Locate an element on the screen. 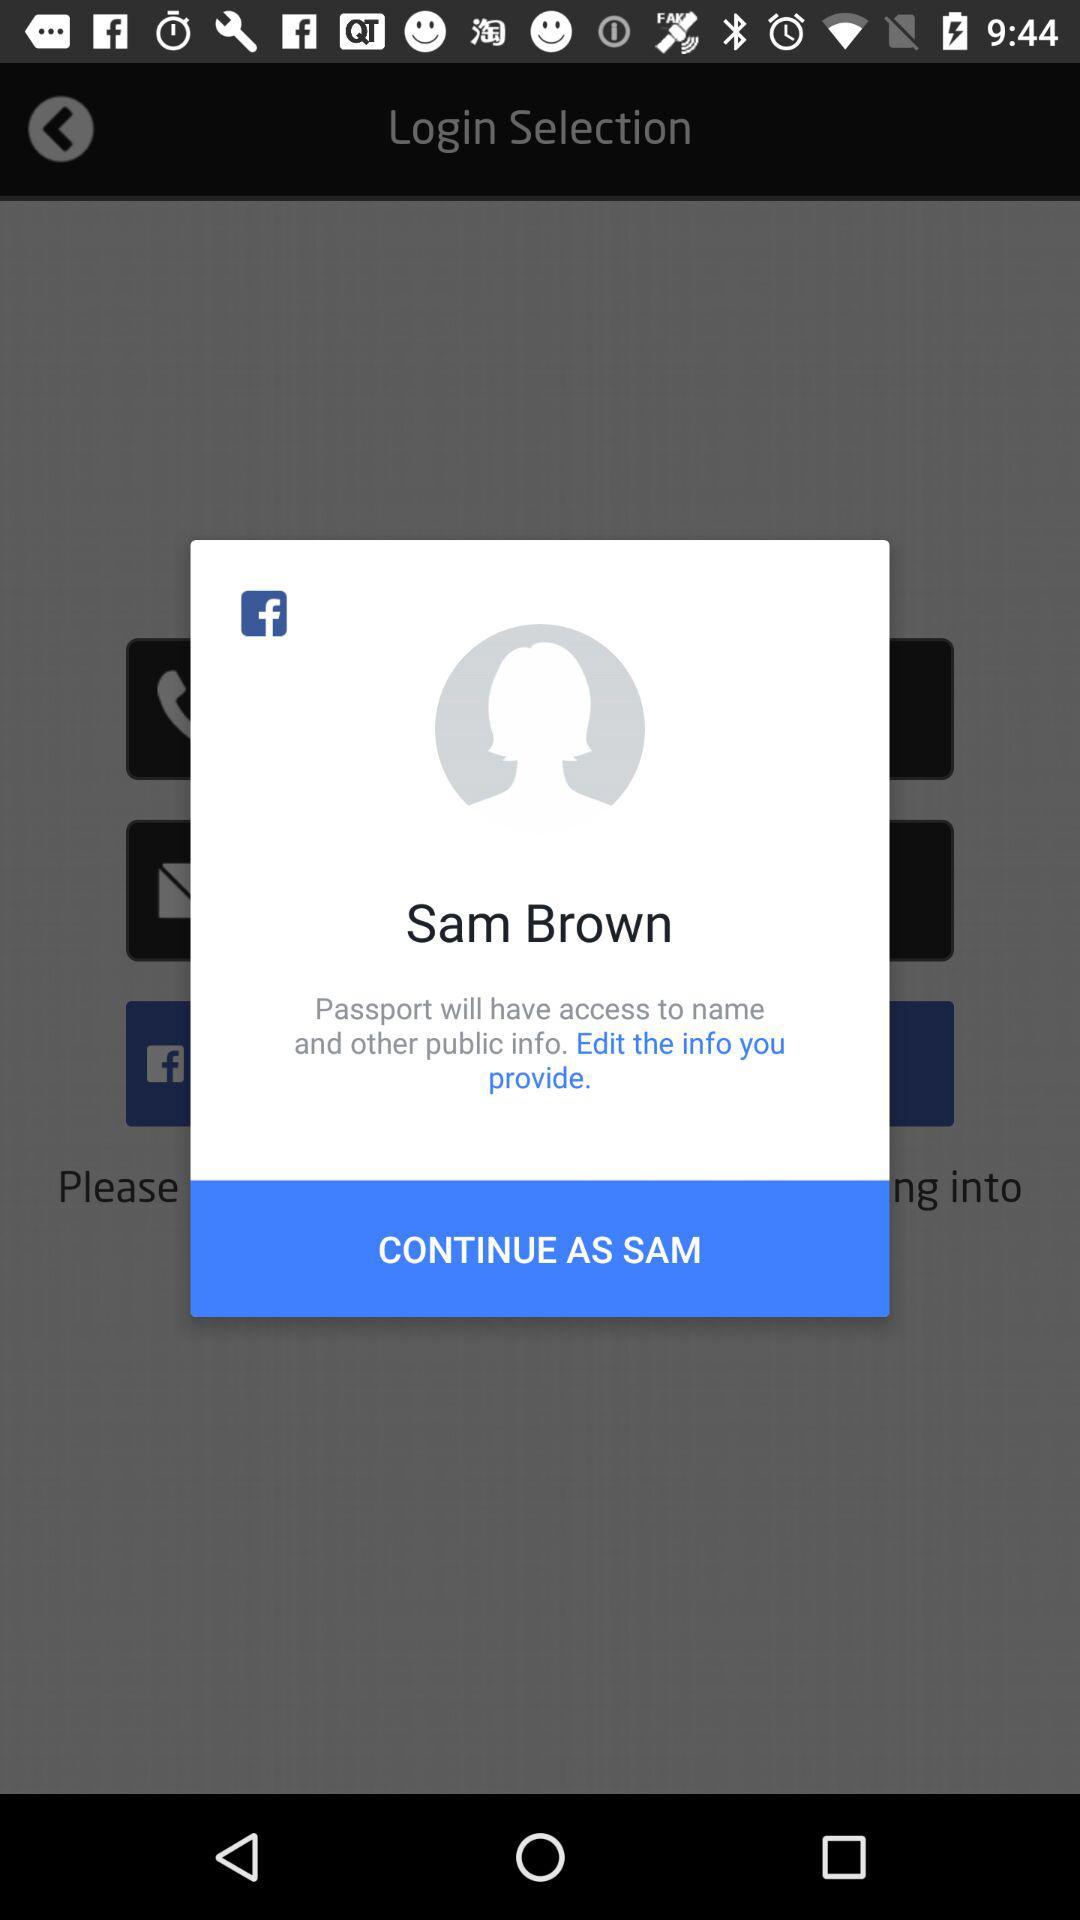 Image resolution: width=1080 pixels, height=1920 pixels. the icon below the passport will have icon is located at coordinates (540, 1247).